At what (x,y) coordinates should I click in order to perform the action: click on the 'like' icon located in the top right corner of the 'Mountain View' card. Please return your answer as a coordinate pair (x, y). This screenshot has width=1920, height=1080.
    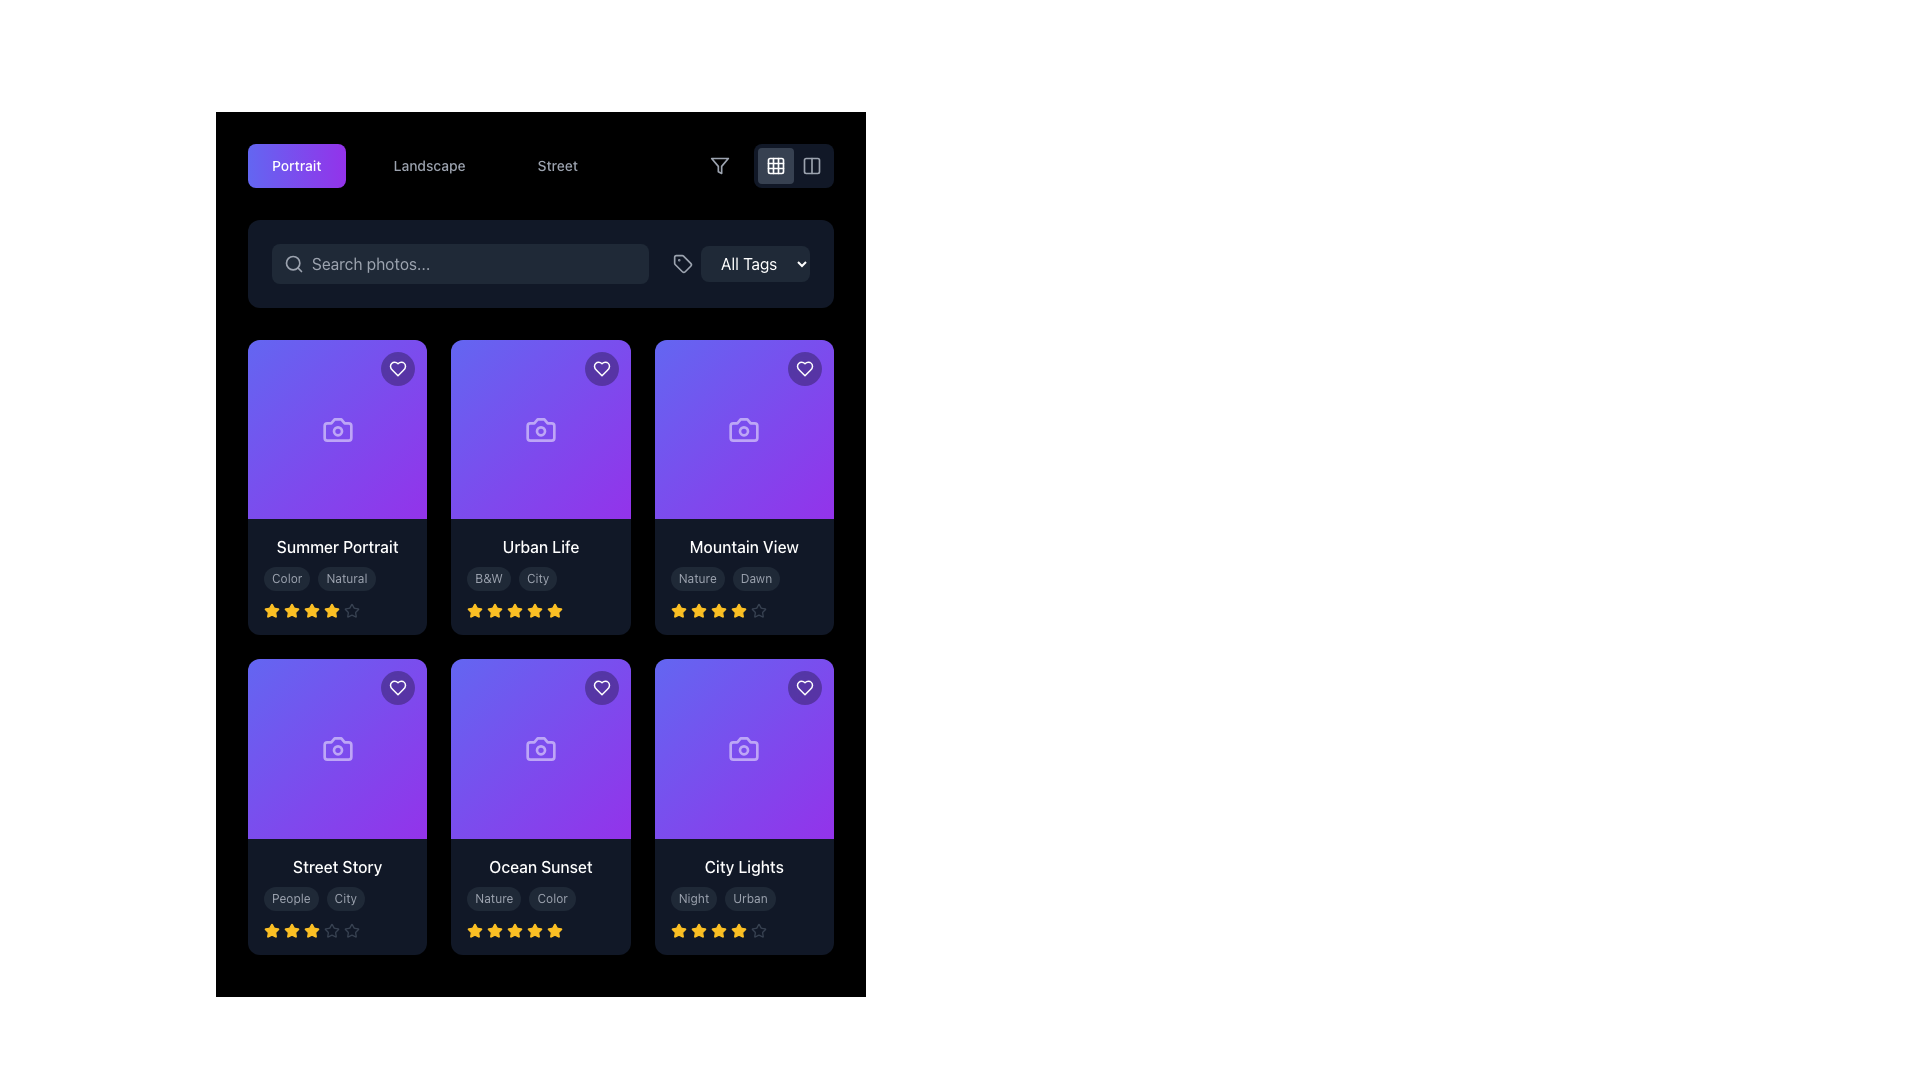
    Looking at the image, I should click on (805, 369).